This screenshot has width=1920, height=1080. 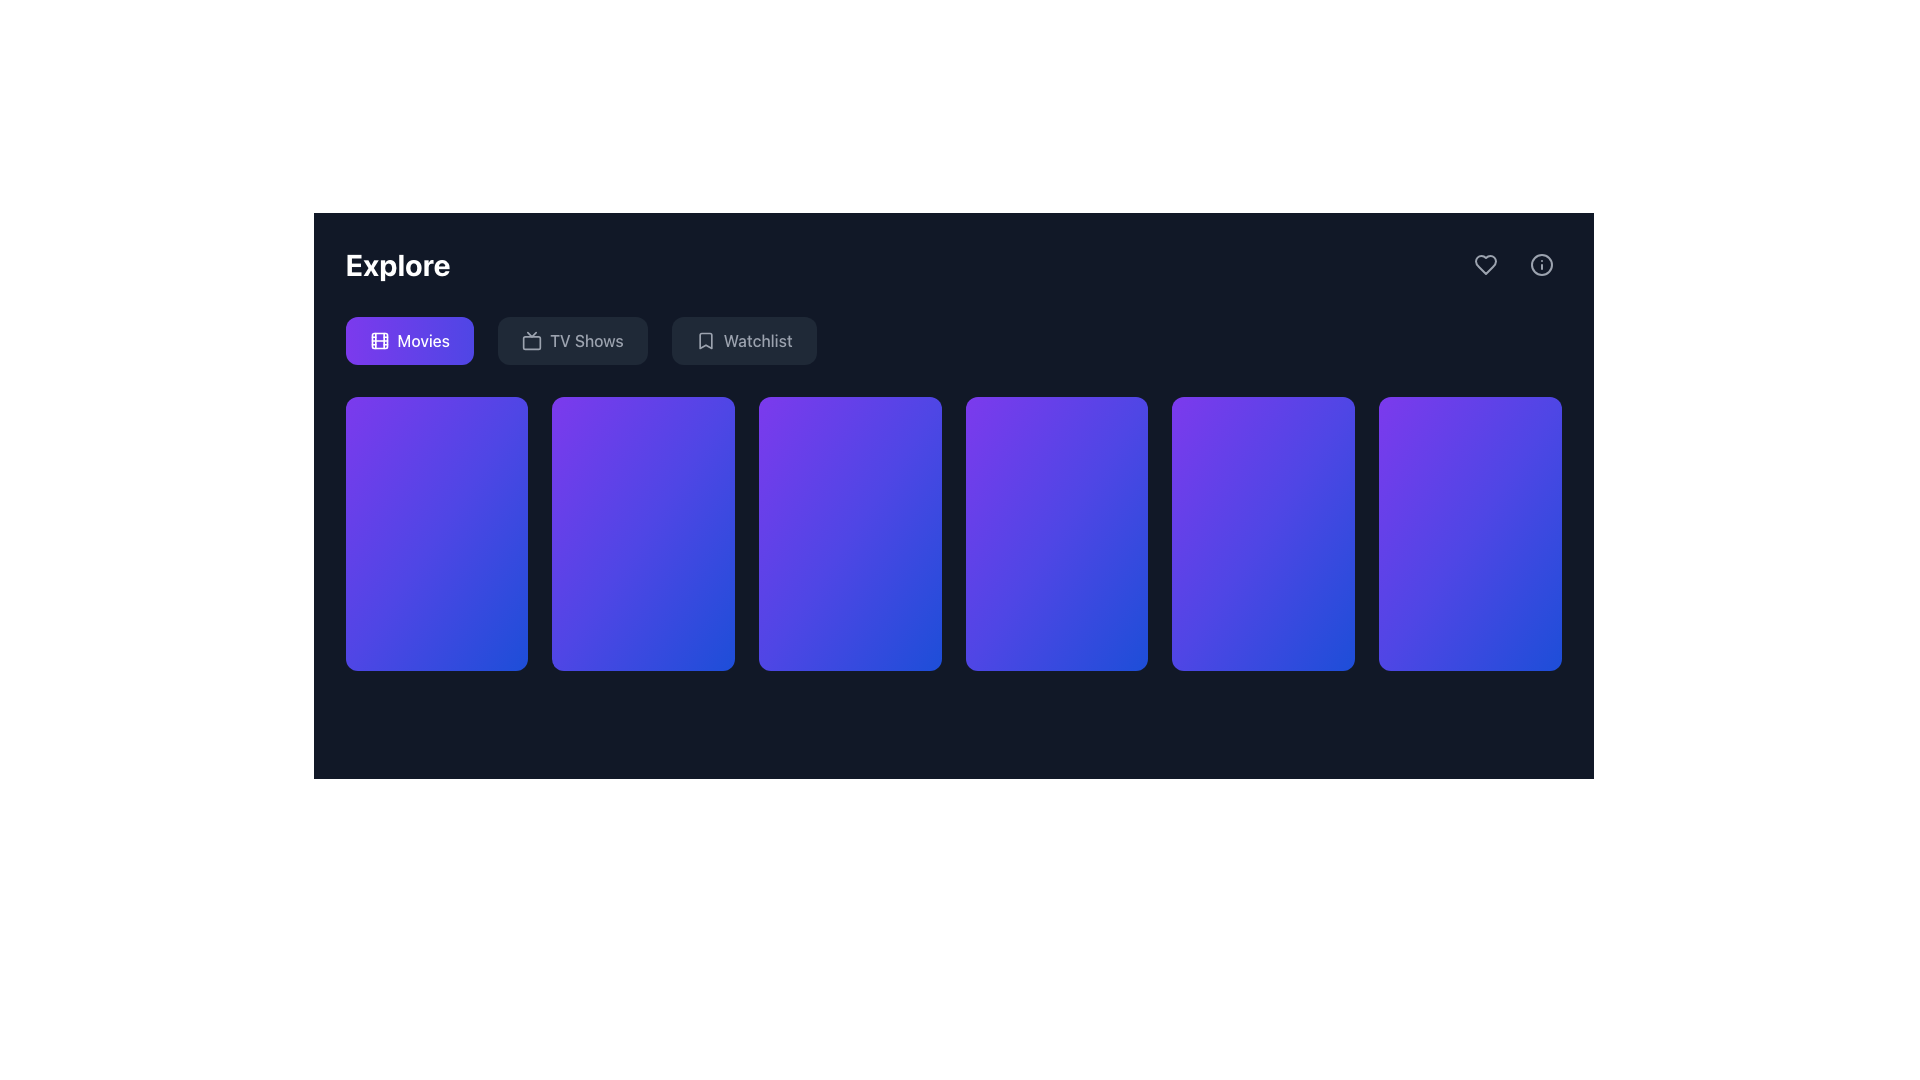 I want to click on the heart-shaped icon filled with a pattern located at the top right corner of the interface, so click(x=1485, y=264).